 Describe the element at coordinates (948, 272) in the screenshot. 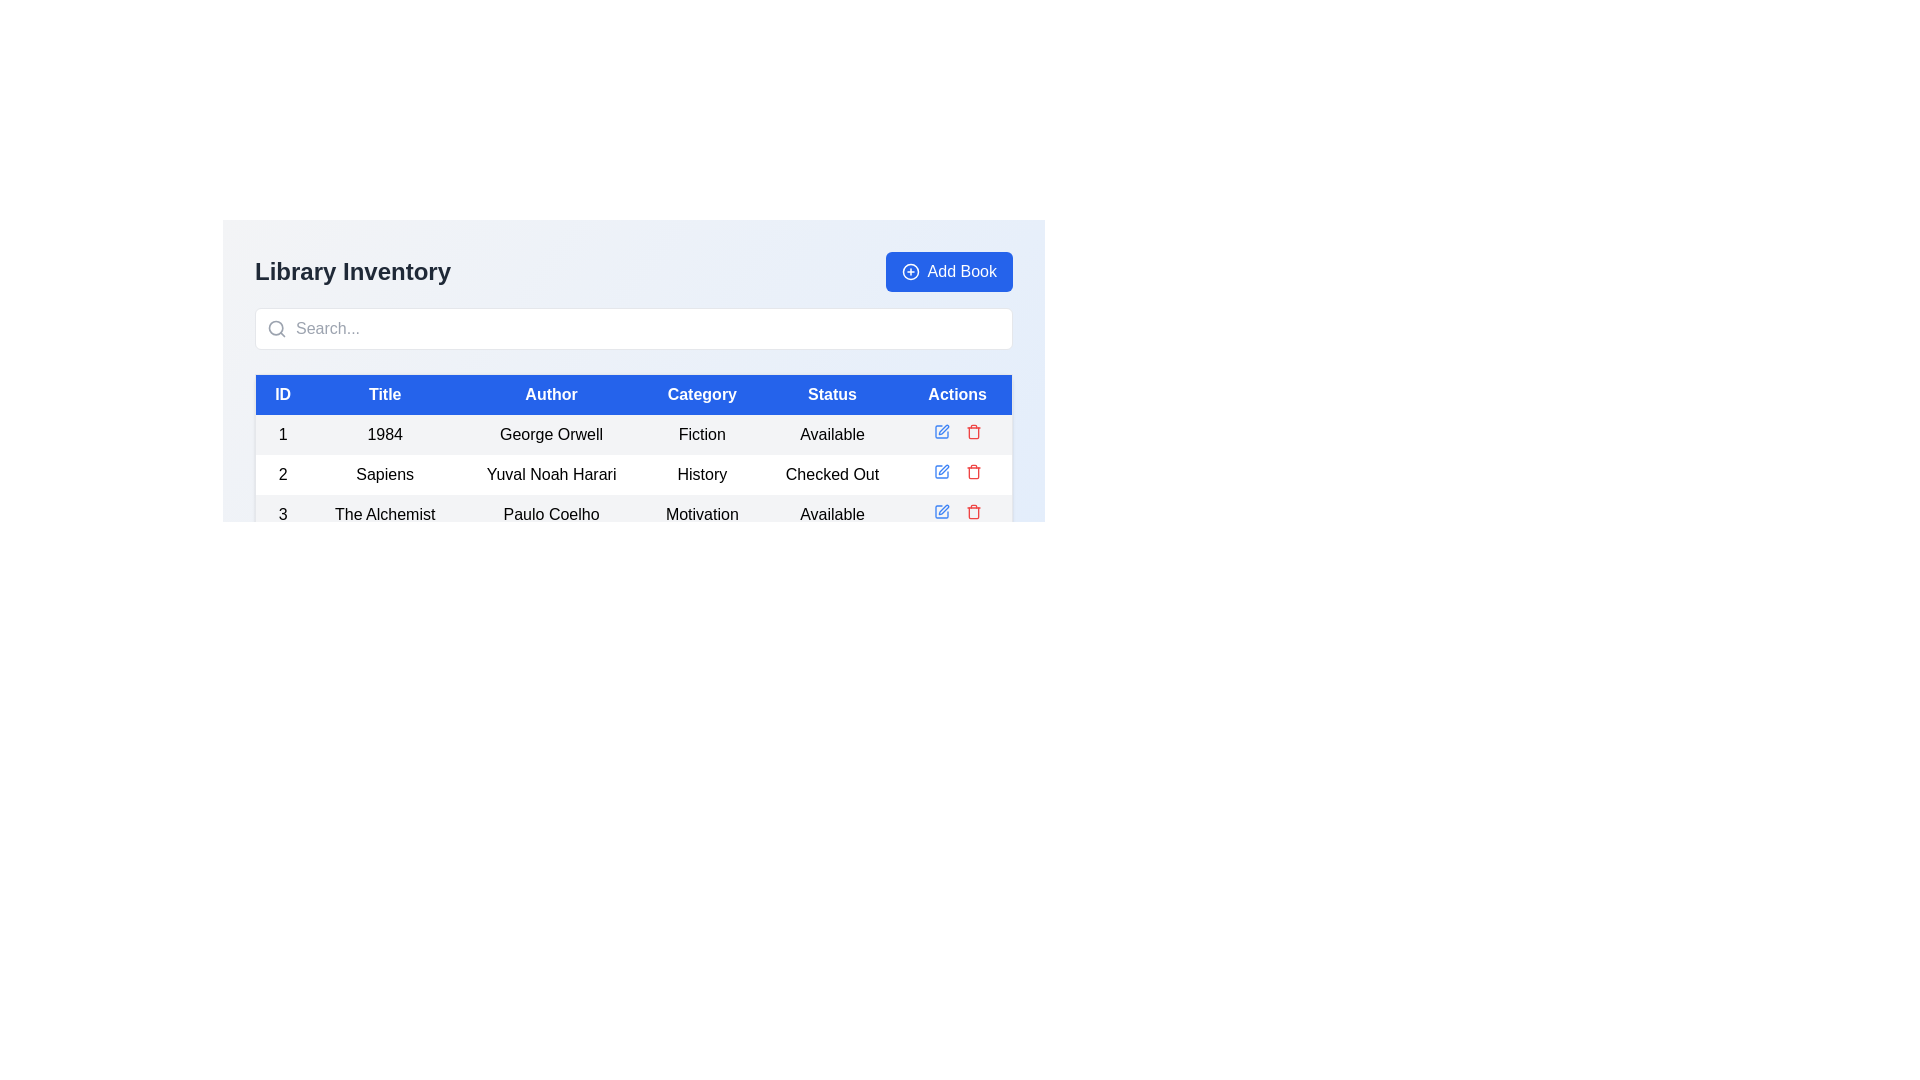

I see `the blue rectangular button labeled 'Add Book' located at the top-right corner of the 'Library Inventory' section` at that location.